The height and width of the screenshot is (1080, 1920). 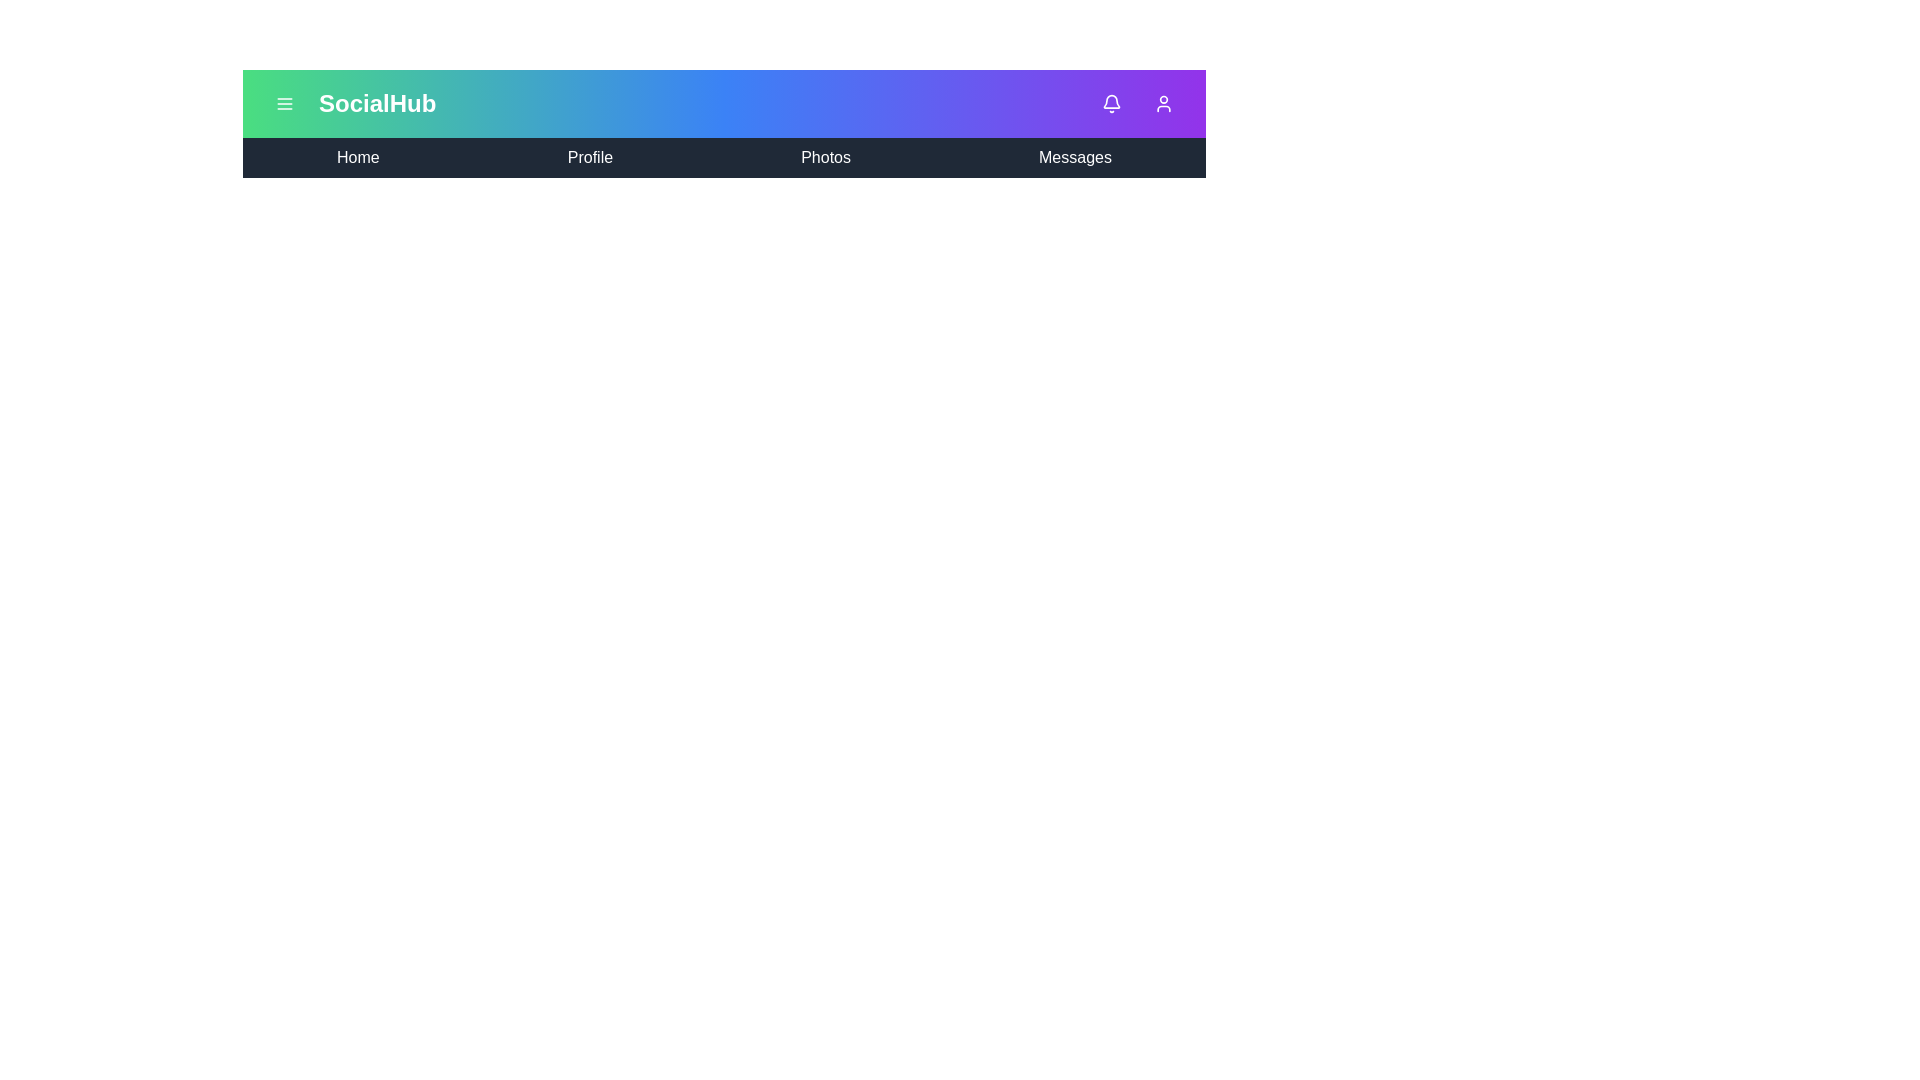 I want to click on the navigation item Messages to navigate to the corresponding section, so click(x=1074, y=157).